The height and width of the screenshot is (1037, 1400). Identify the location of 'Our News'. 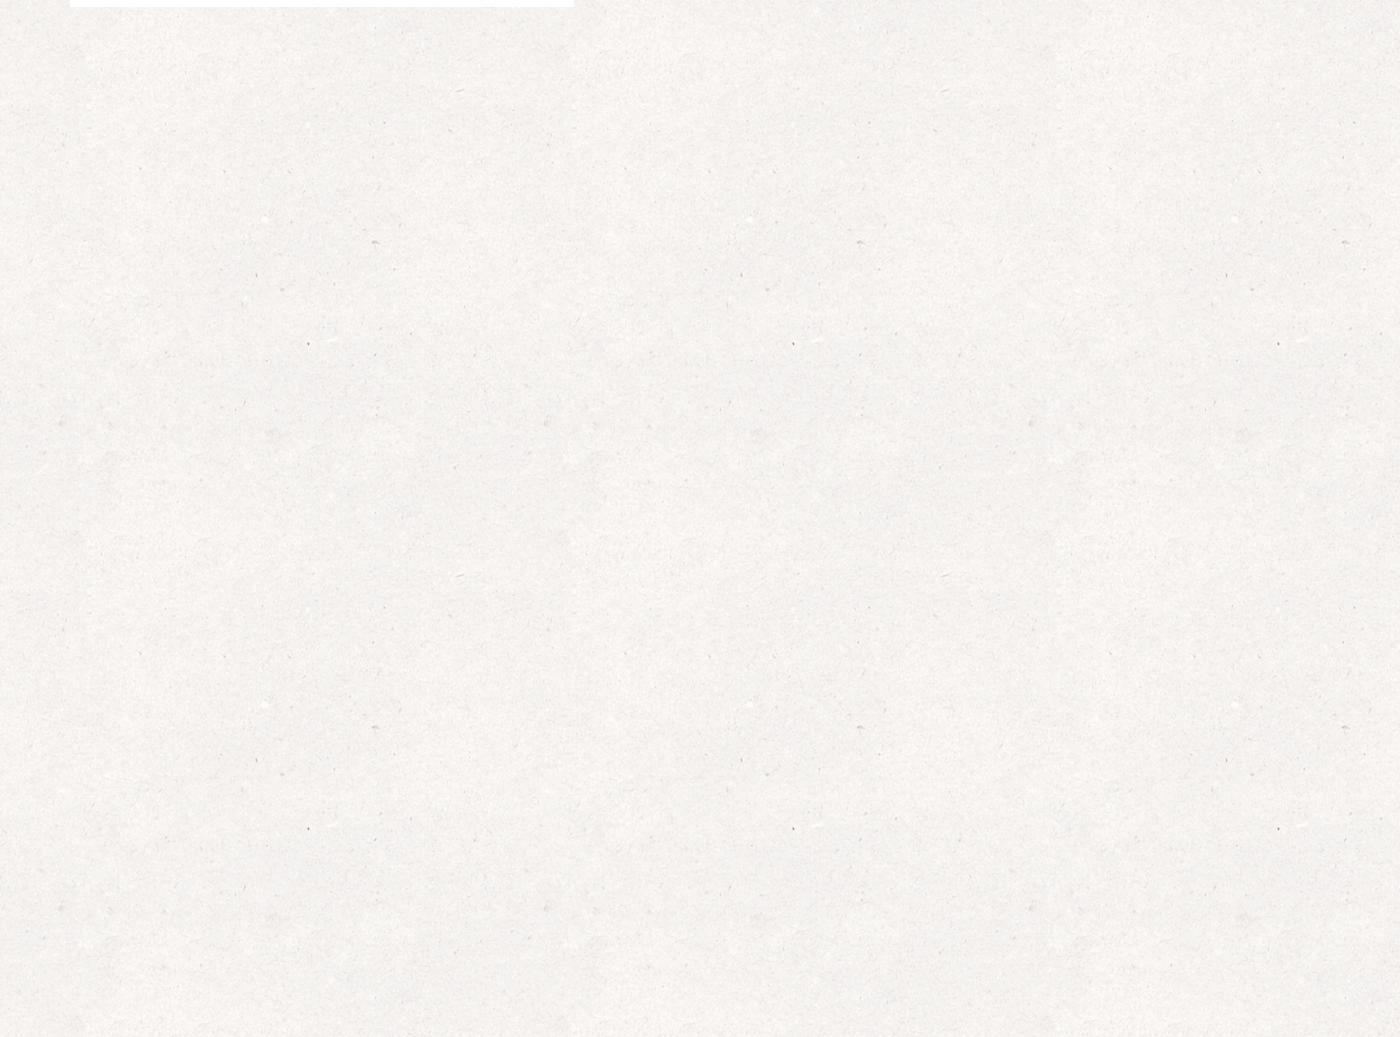
(699, 288).